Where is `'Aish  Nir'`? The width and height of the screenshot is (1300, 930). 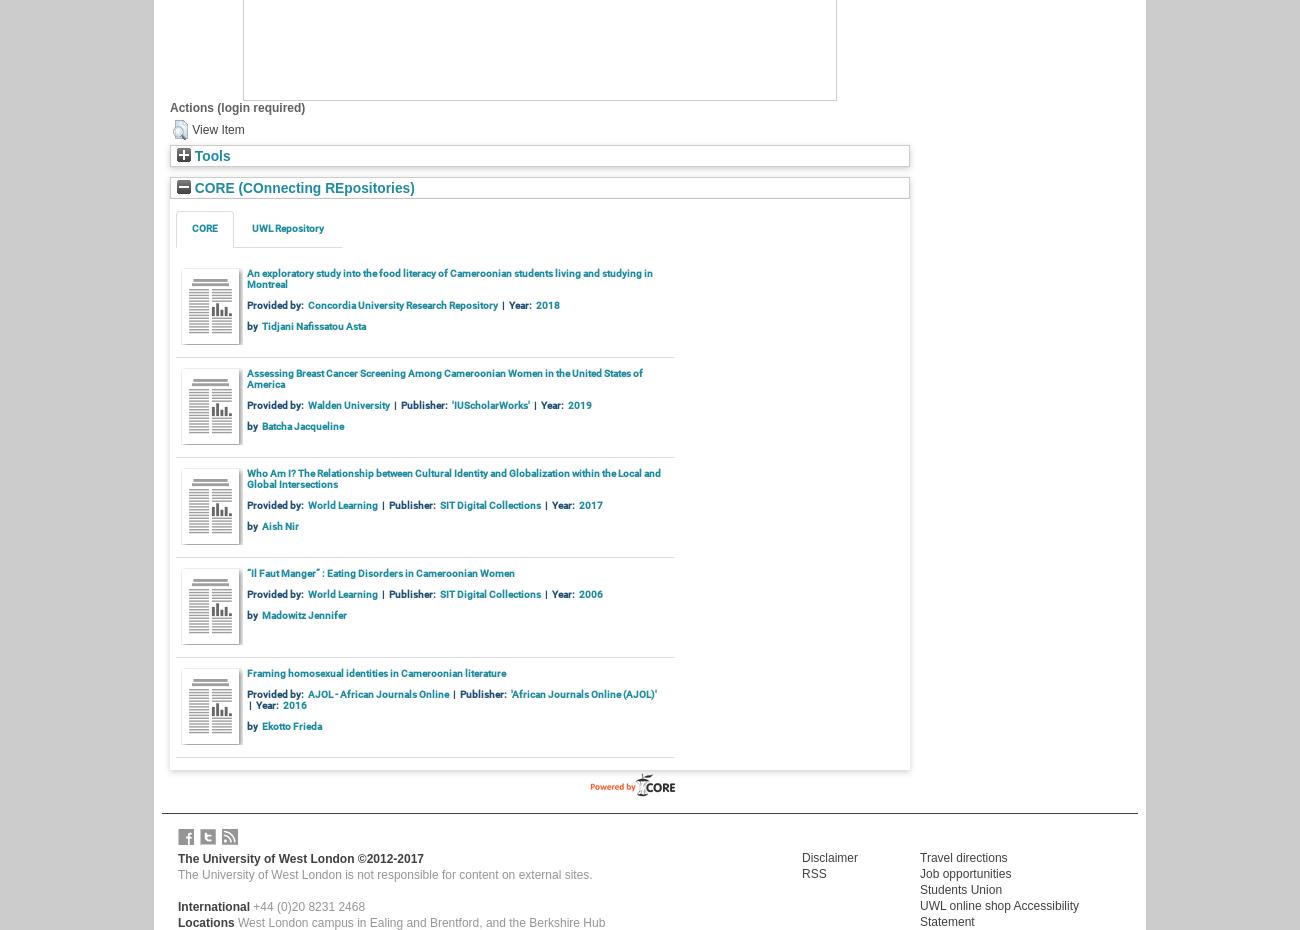 'Aish  Nir' is located at coordinates (259, 524).